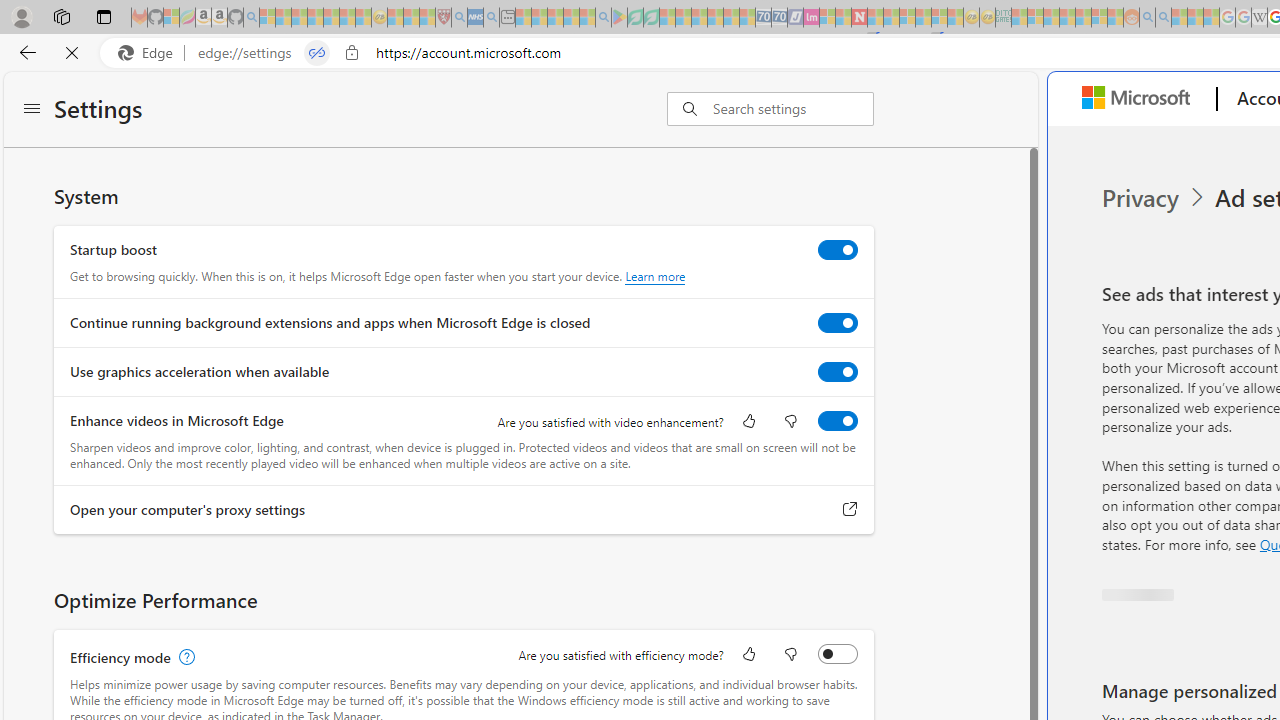  I want to click on 'Target page - Wikipedia - Sleeping', so click(1258, 17).